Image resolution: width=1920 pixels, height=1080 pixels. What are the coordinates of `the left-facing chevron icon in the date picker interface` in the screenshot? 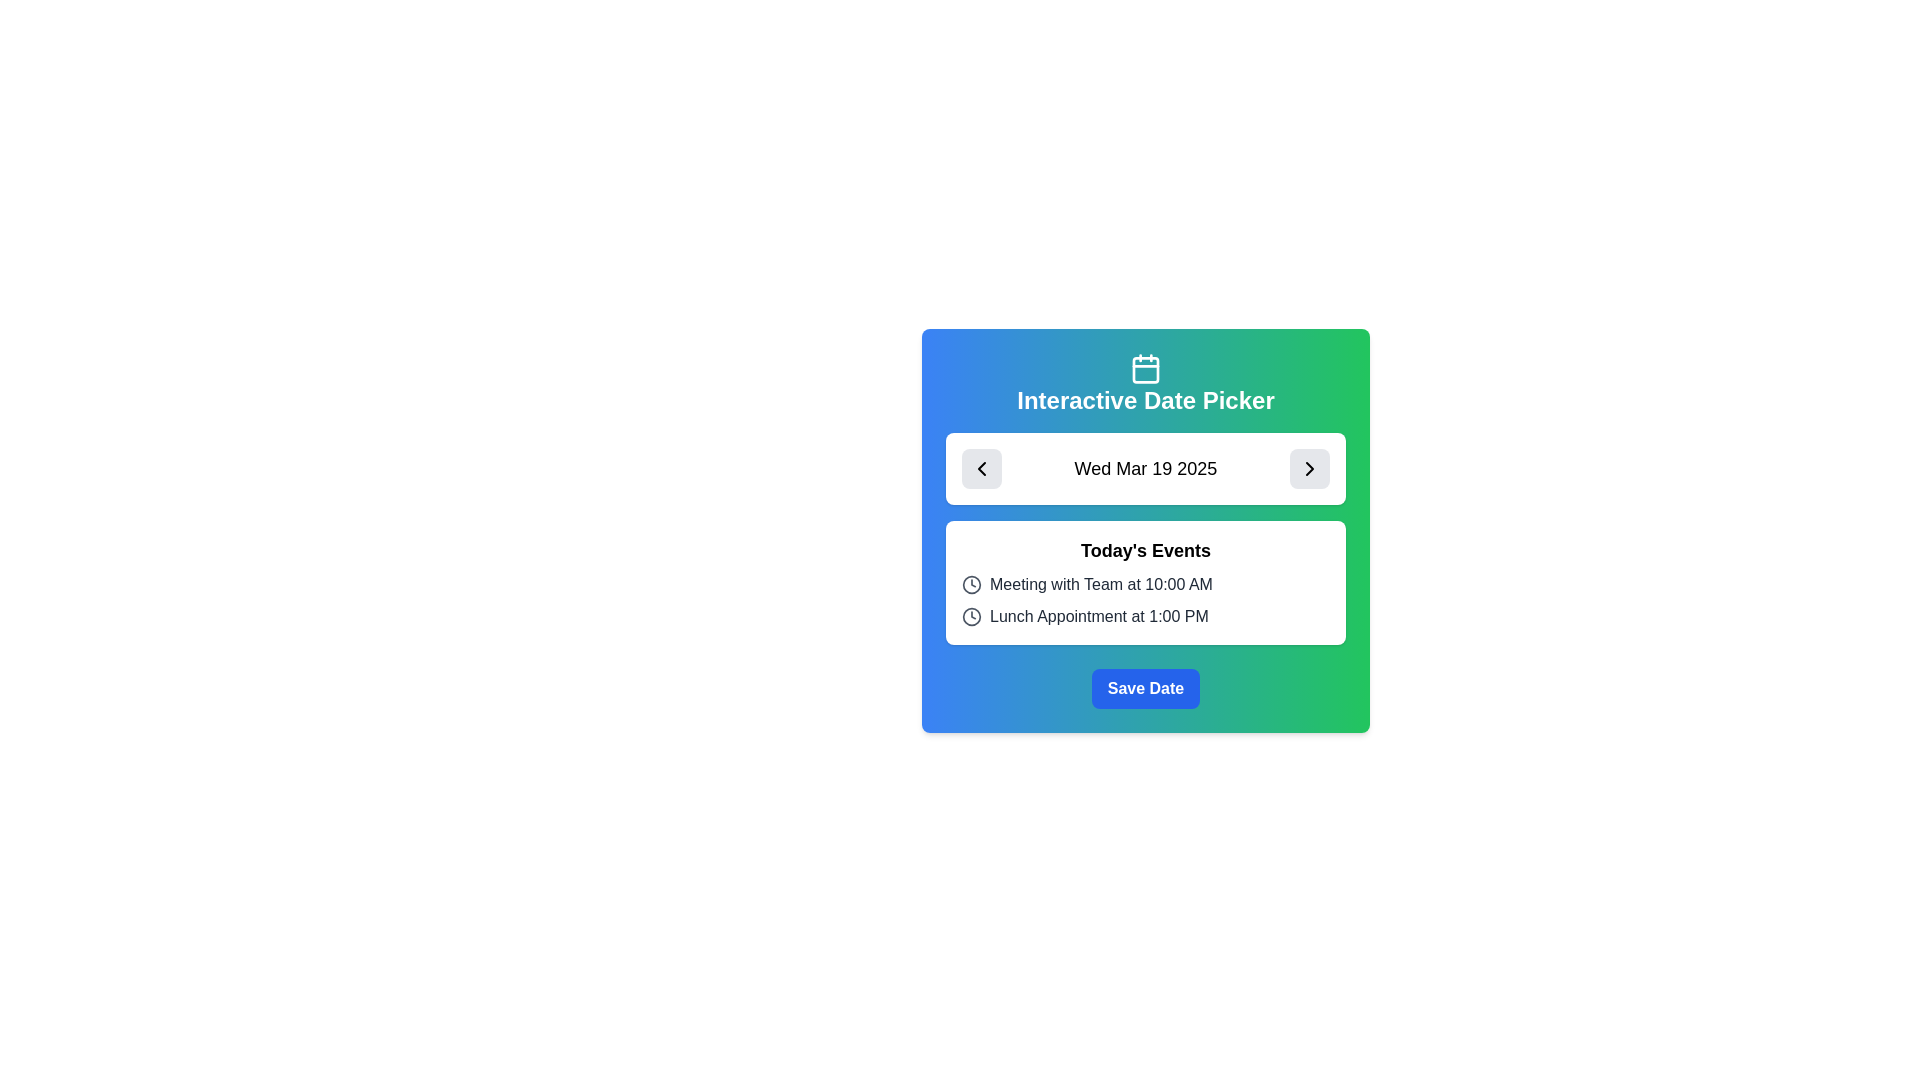 It's located at (982, 469).